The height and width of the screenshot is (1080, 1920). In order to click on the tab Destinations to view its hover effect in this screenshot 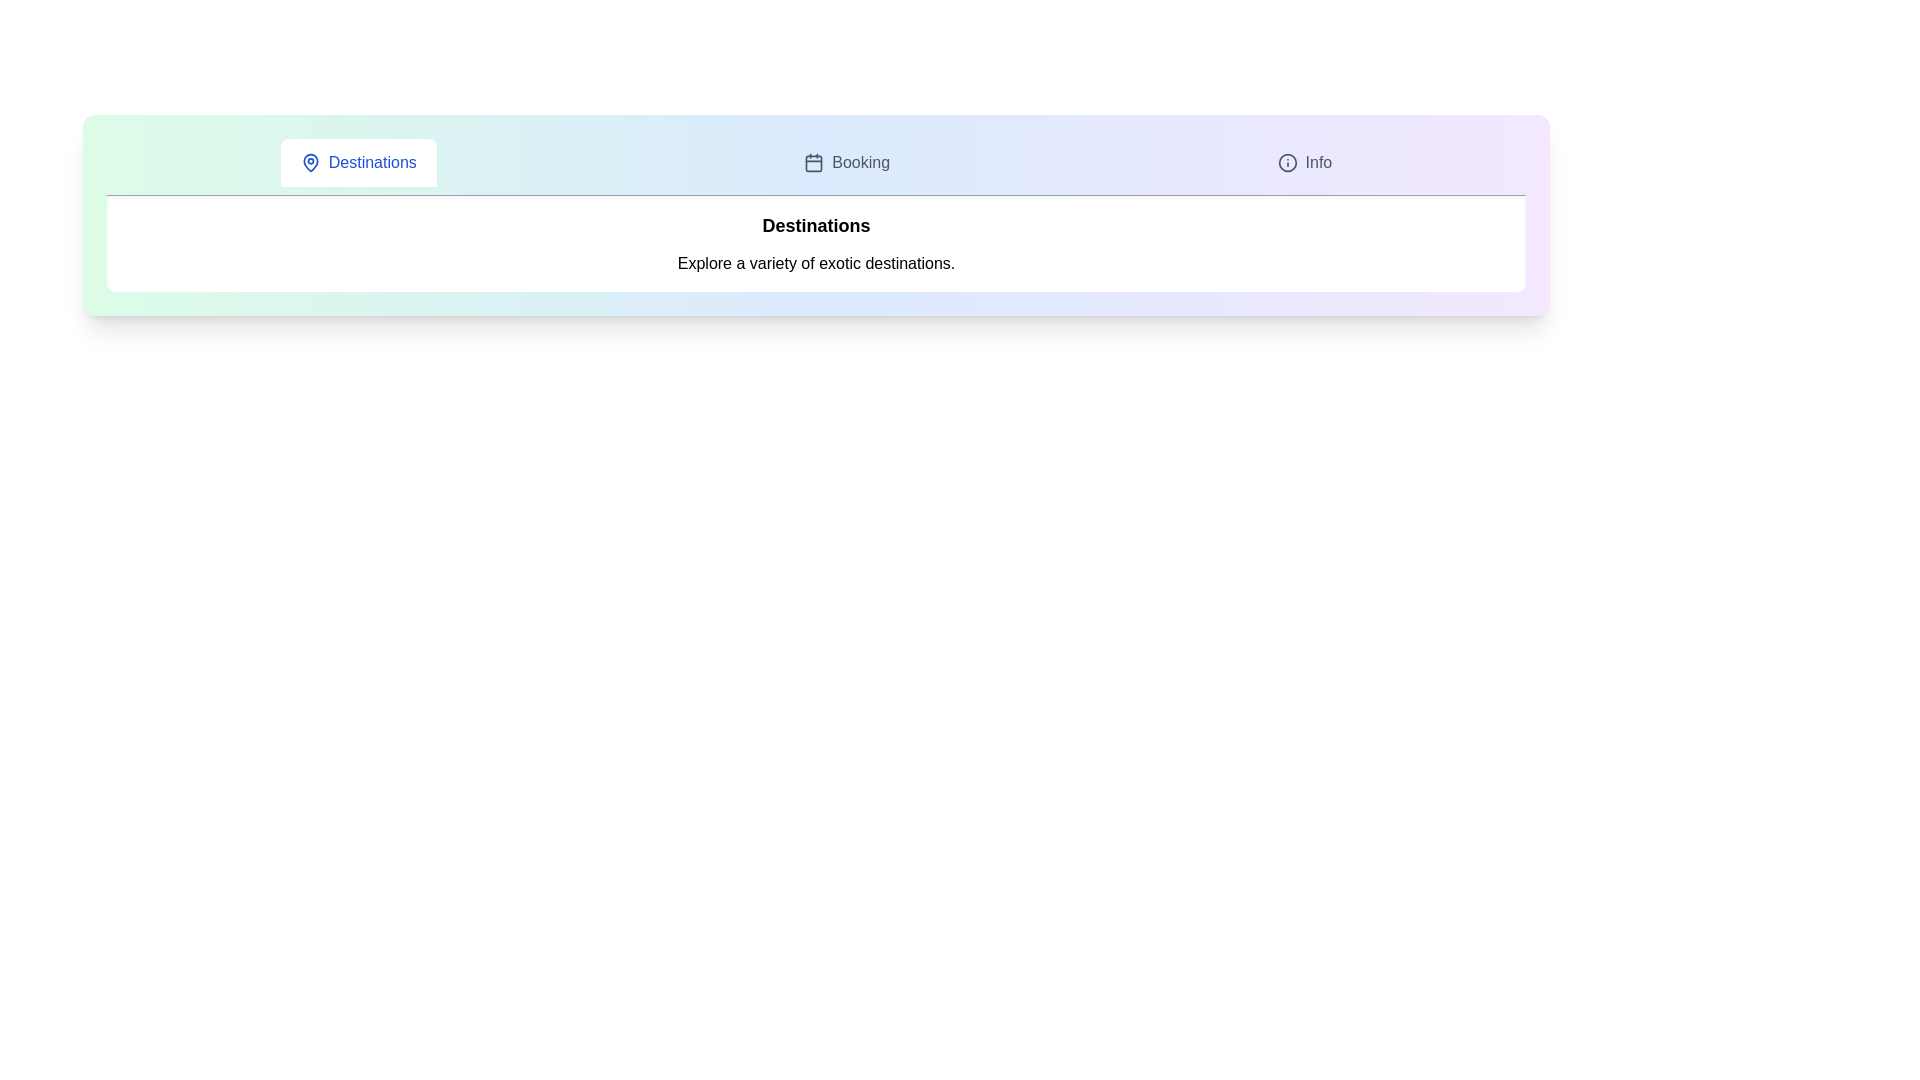, I will do `click(358, 161)`.